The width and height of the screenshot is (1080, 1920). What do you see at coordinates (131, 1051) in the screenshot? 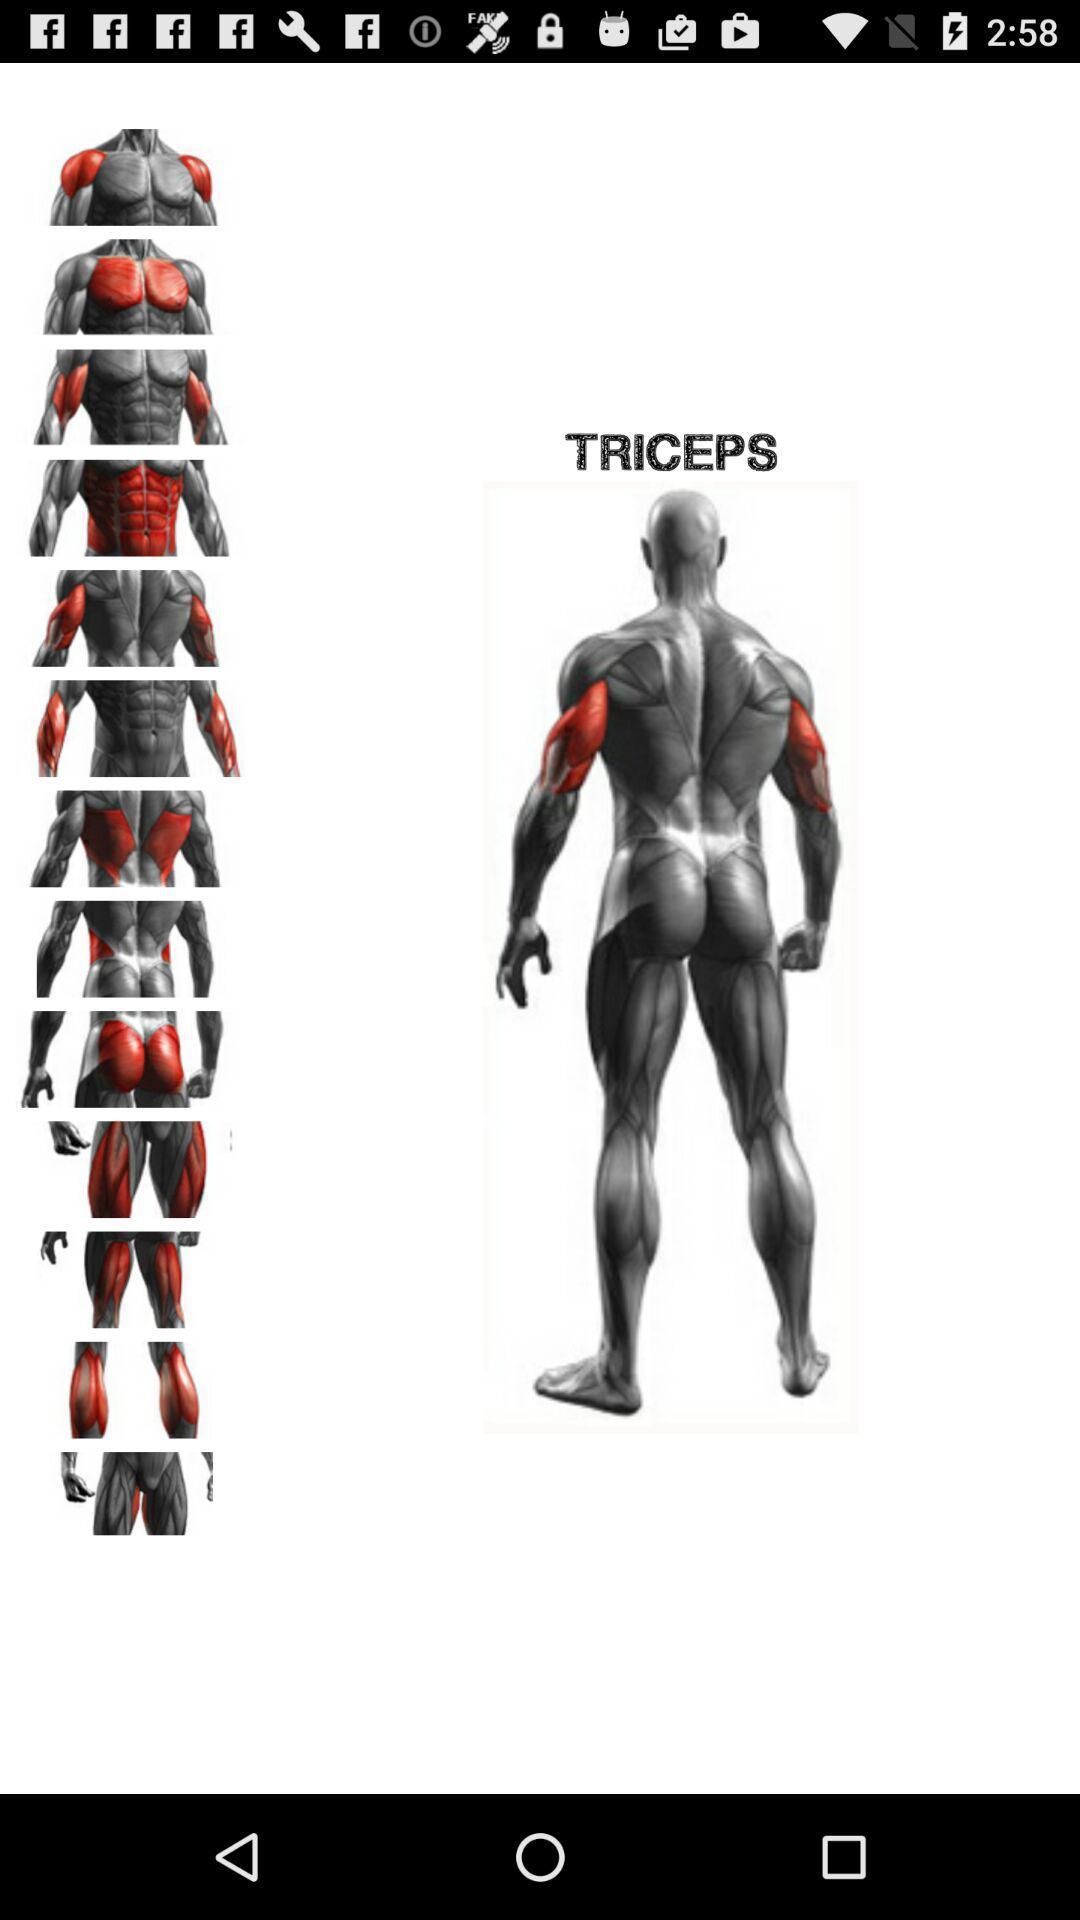
I see `butt muscle selection` at bounding box center [131, 1051].